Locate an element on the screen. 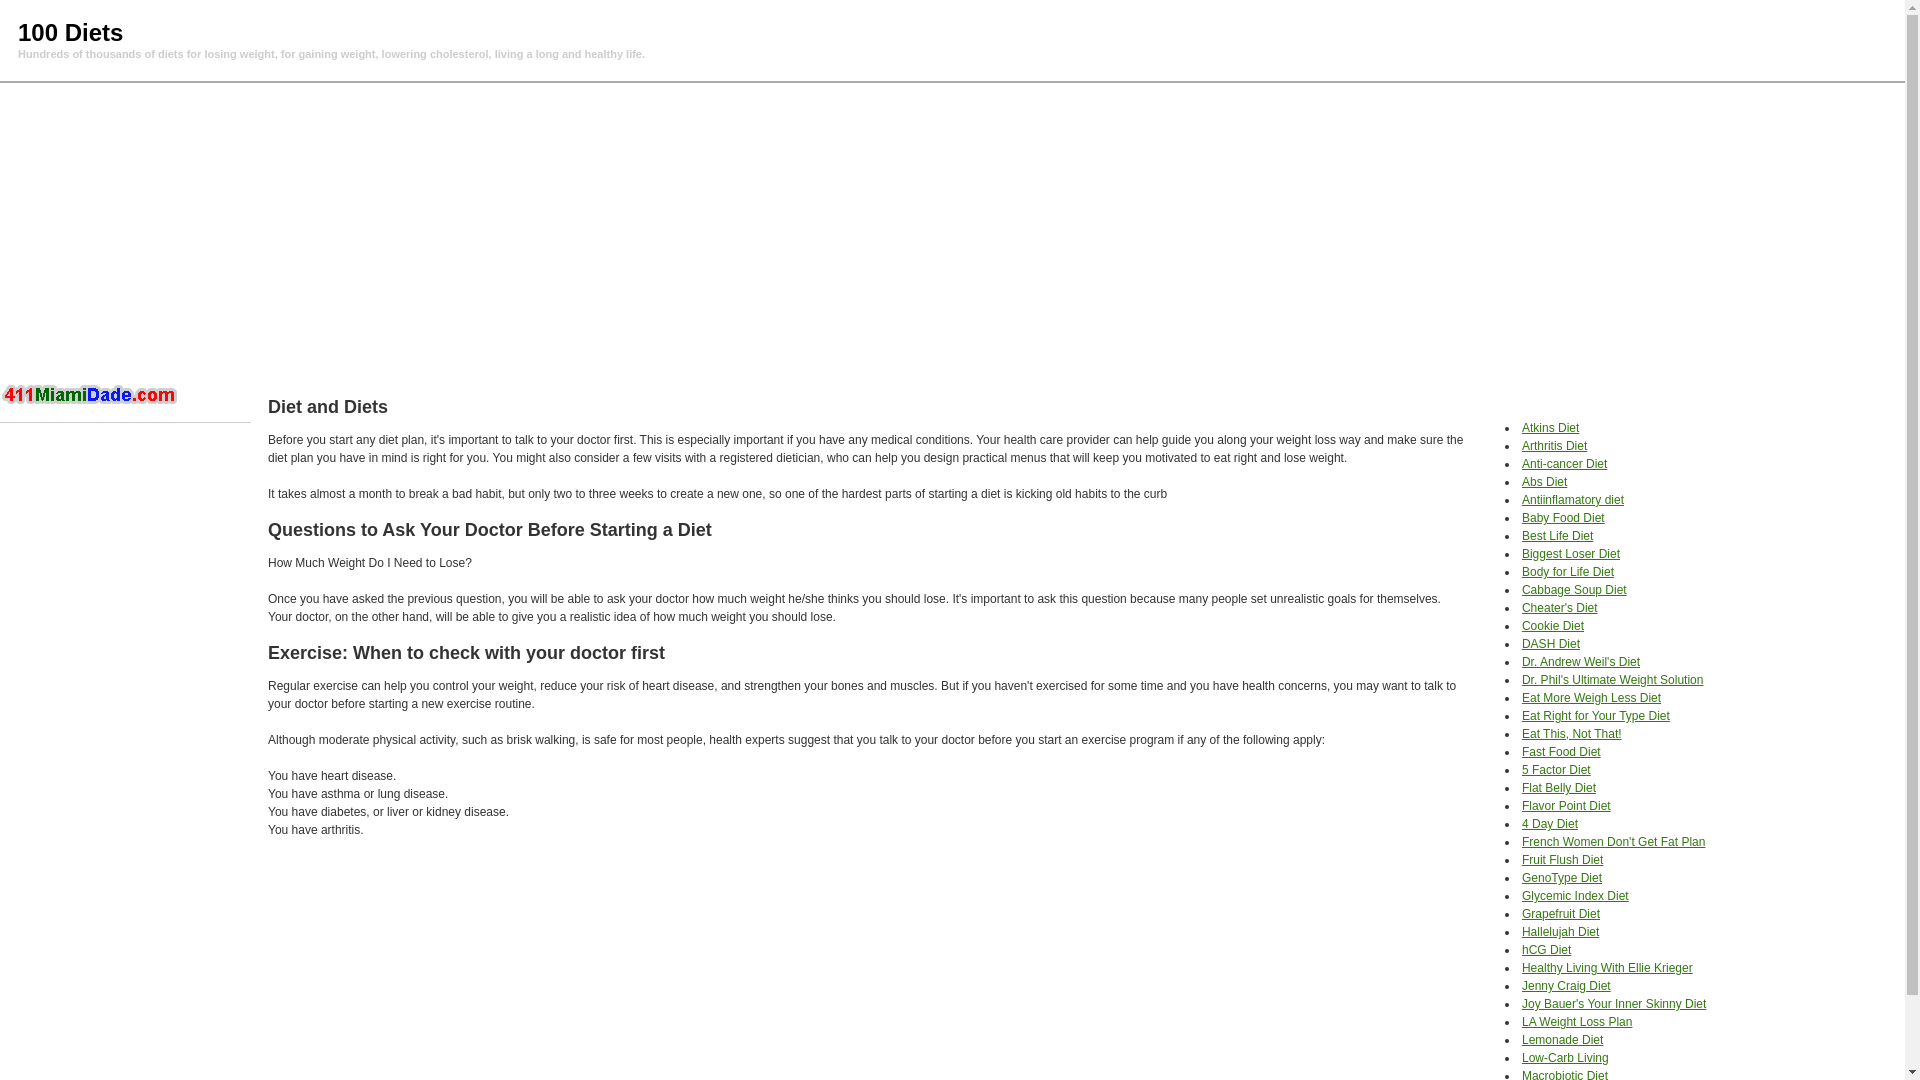 The image size is (1920, 1080). 'Cabbage Soup Diet' is located at coordinates (1573, 589).